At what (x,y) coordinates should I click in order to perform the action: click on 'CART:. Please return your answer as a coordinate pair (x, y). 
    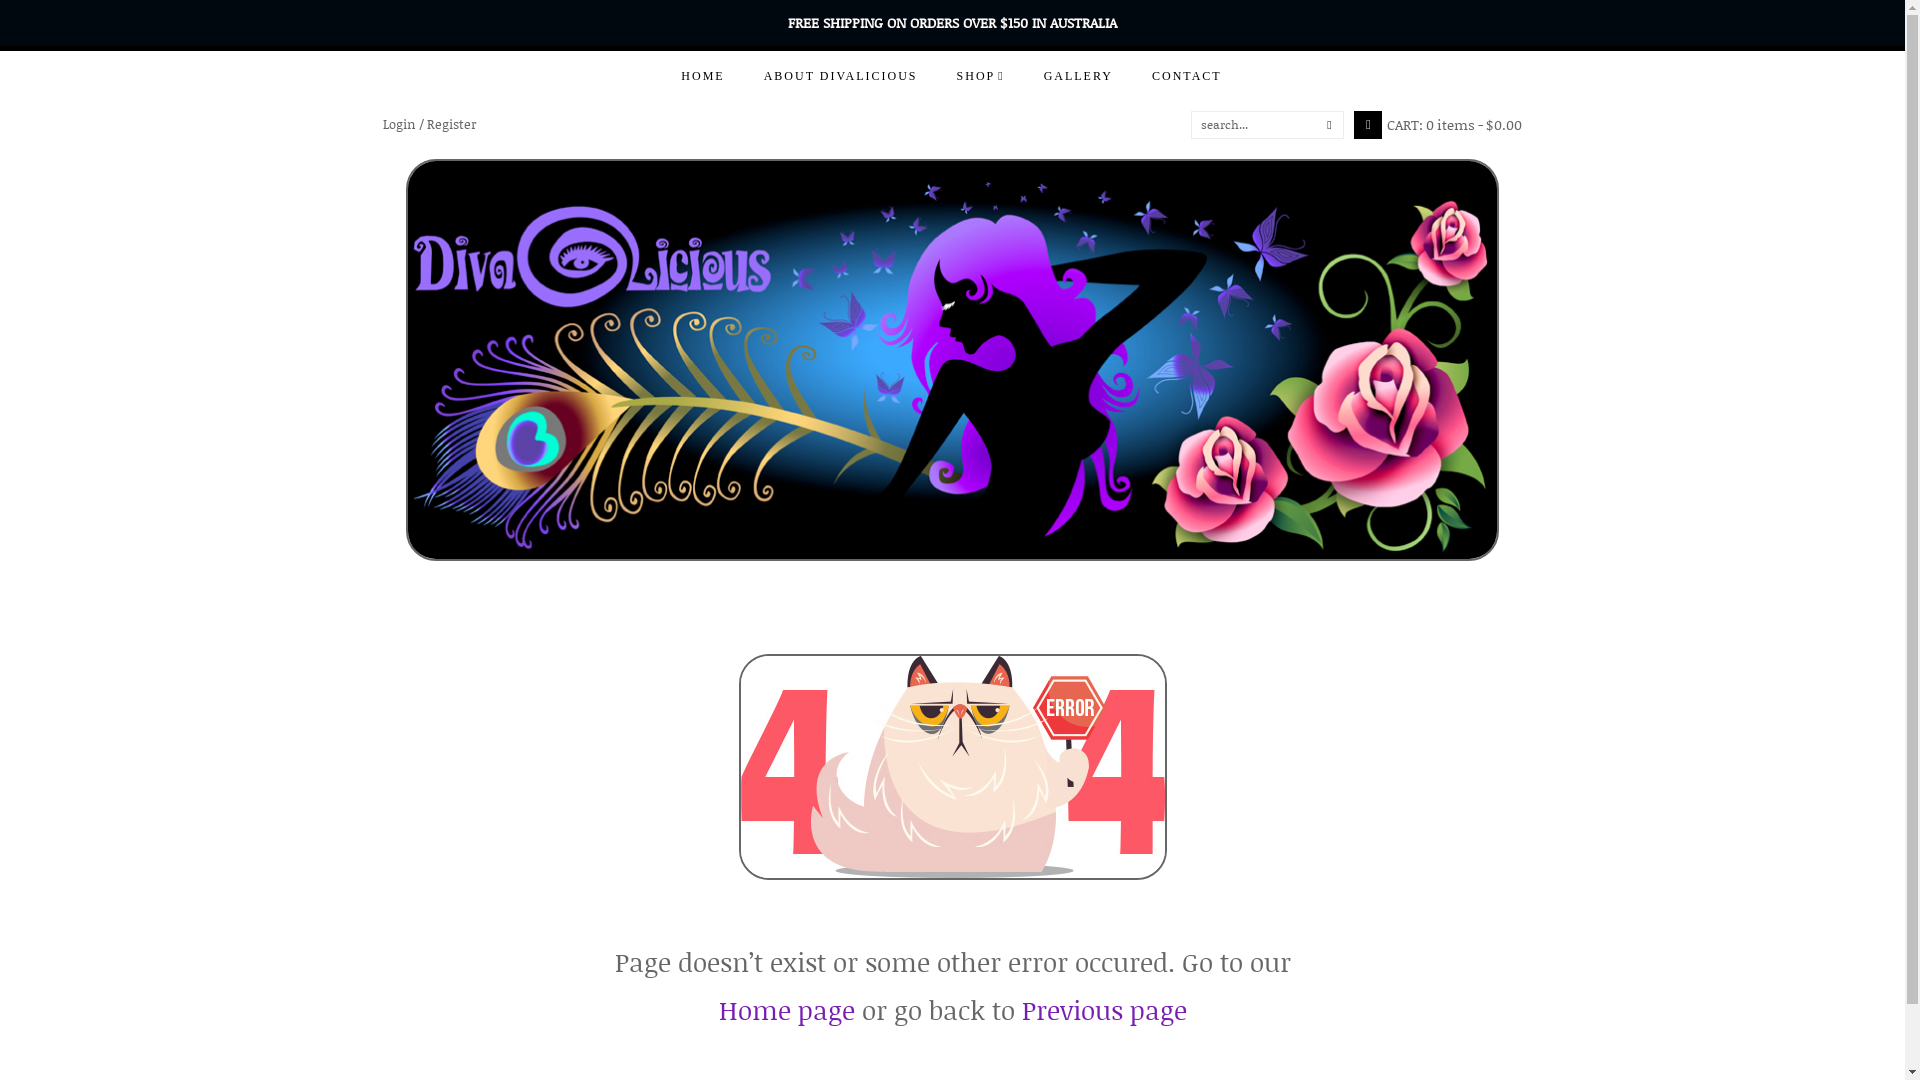
    Looking at the image, I should click on (1437, 124).